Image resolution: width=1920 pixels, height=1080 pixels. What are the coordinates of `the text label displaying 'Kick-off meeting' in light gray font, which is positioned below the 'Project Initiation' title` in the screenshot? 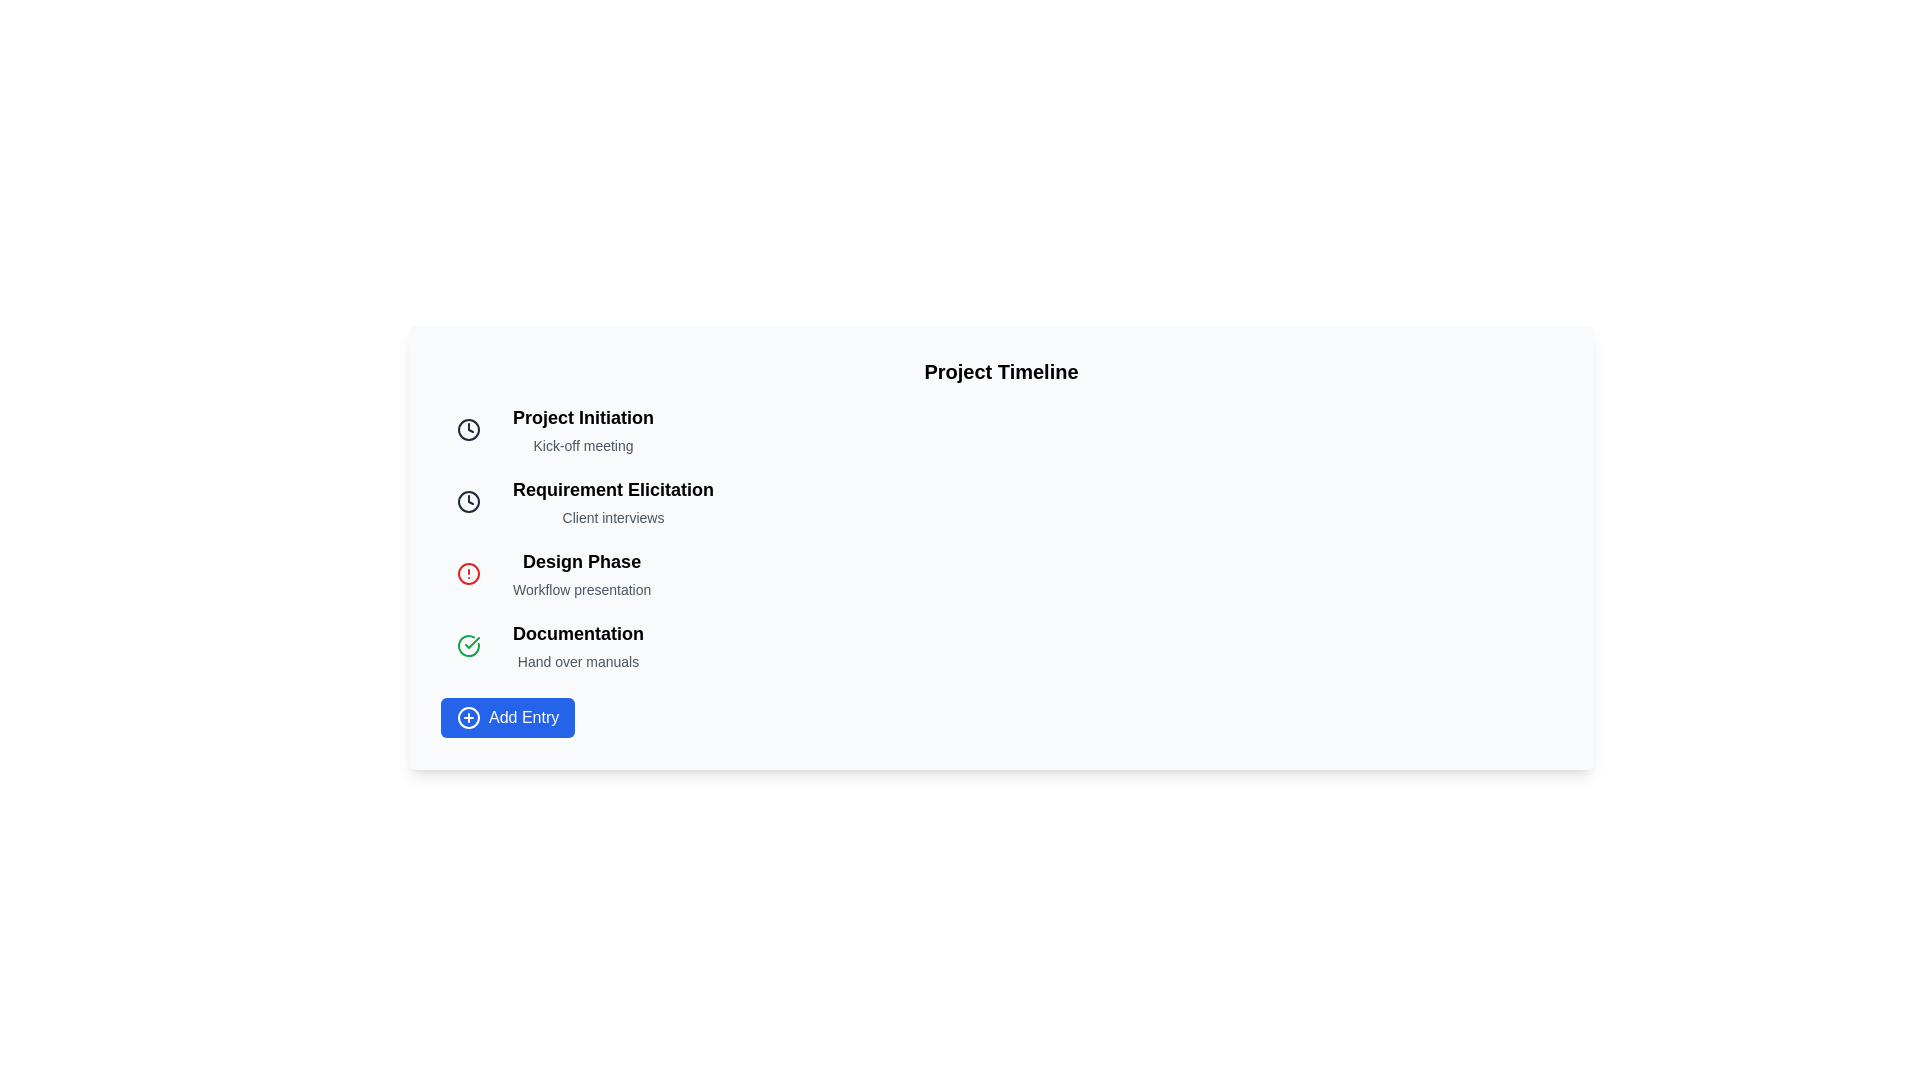 It's located at (582, 445).